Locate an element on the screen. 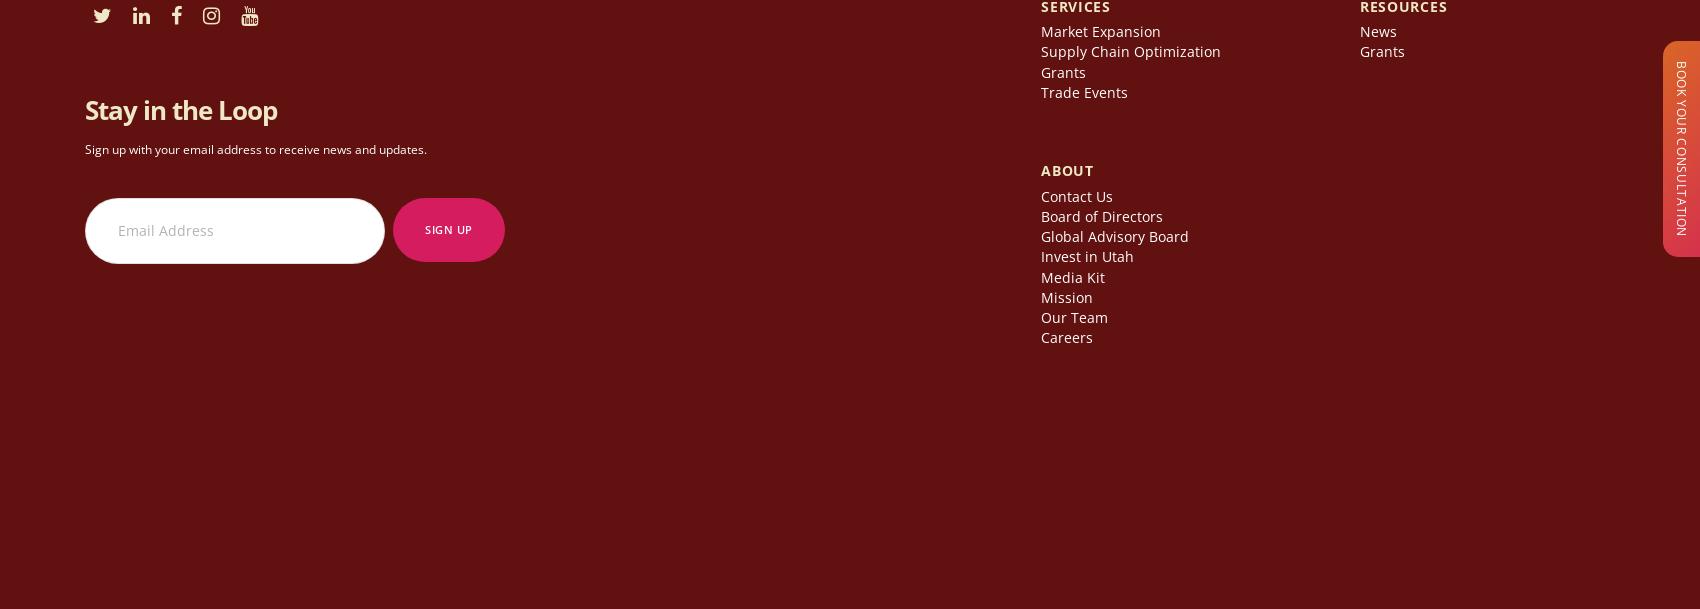 Image resolution: width=1700 pixels, height=609 pixels. 'Services' is located at coordinates (1075, 12).